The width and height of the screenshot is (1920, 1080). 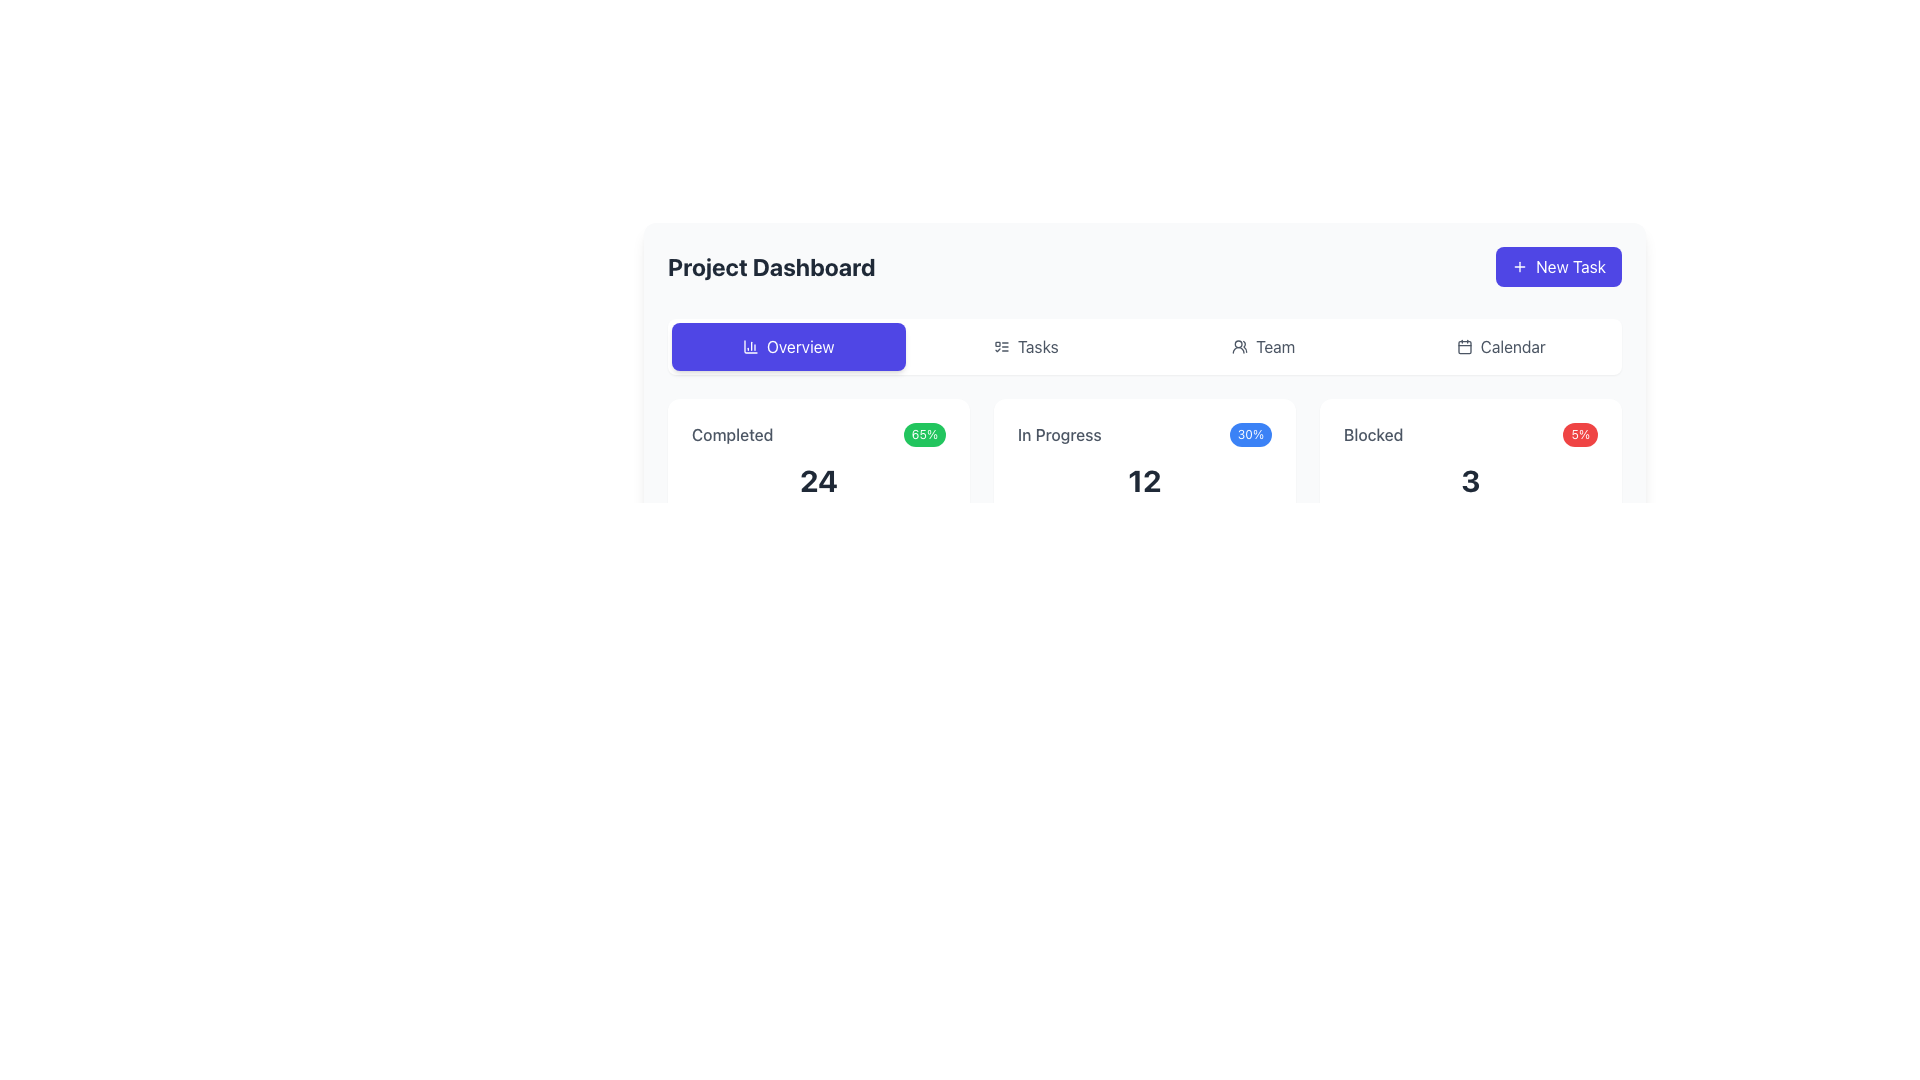 I want to click on the metrics panel that displays 'Completed' with a figure of '24' and a green circular badge showing '65%.', so click(x=819, y=473).